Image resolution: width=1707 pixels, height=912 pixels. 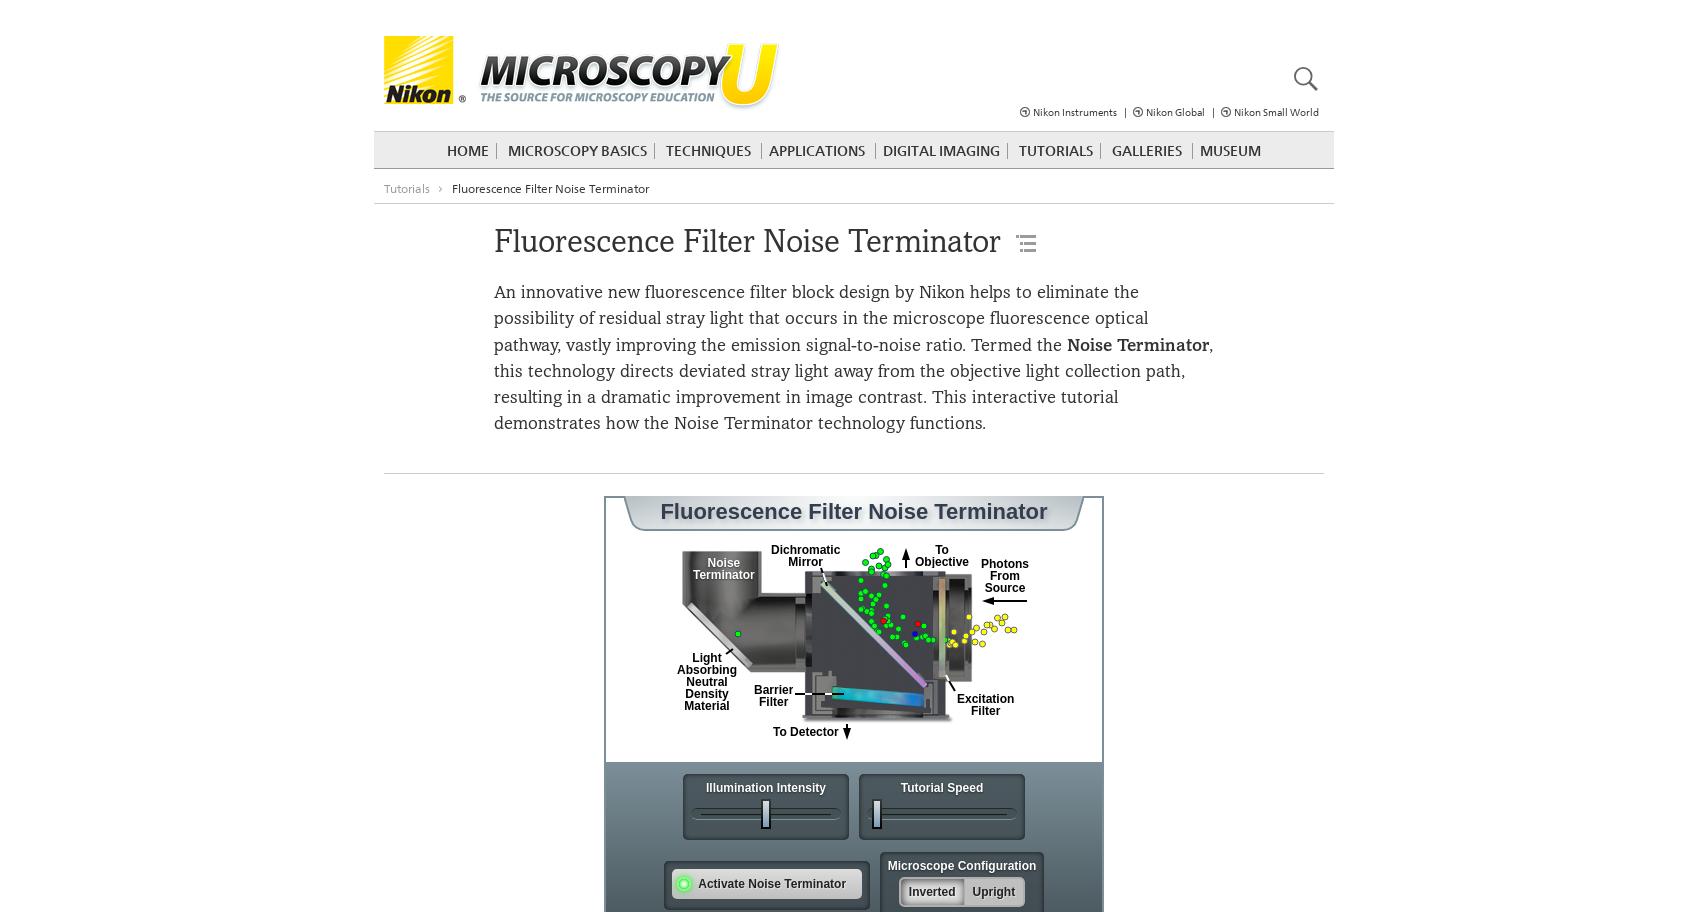 What do you see at coordinates (446, 149) in the screenshot?
I see `'Home'` at bounding box center [446, 149].